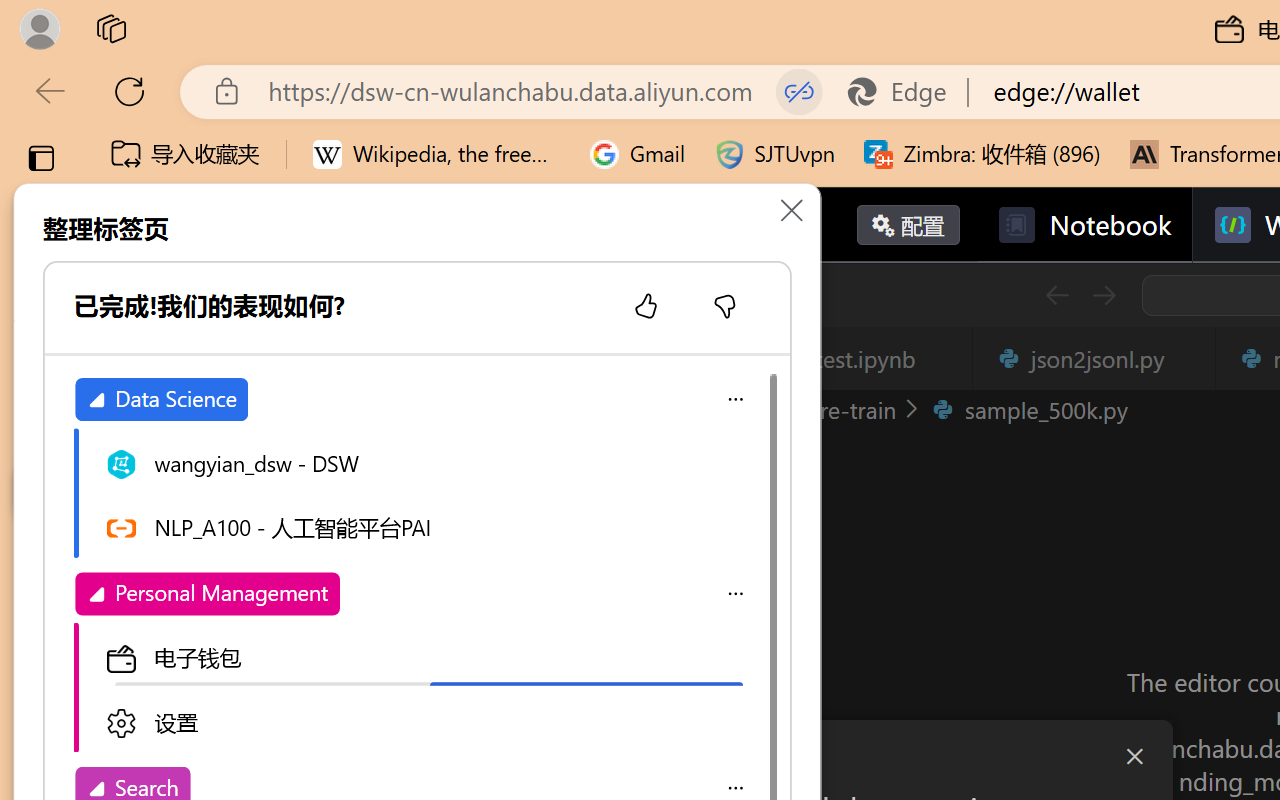  What do you see at coordinates (1092, 358) in the screenshot?
I see `'json2jsonl.py'` at bounding box center [1092, 358].